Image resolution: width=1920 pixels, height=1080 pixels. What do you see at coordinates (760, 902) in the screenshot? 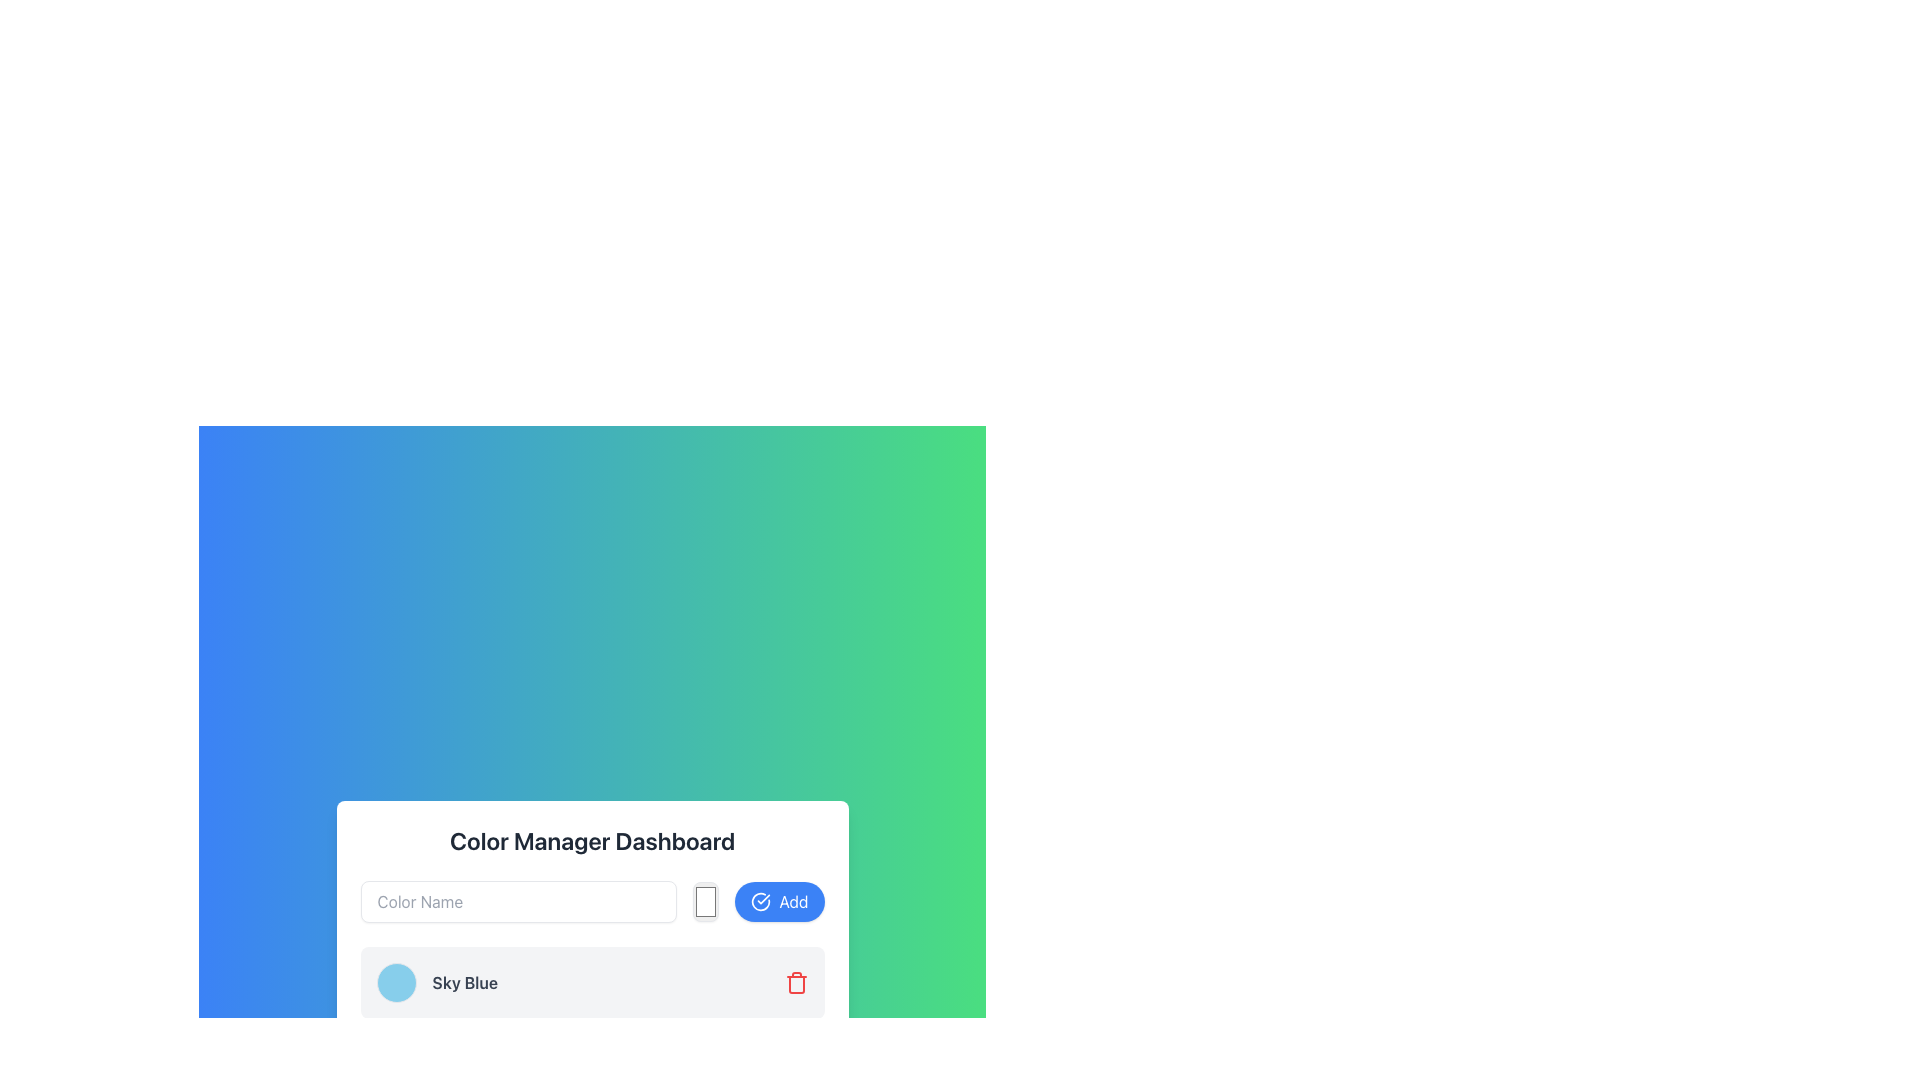
I see `the circular icon with a check mark inside, which has a blue background and white outline, located next to the 'Add' button in the color manager dashboard interface` at bounding box center [760, 902].